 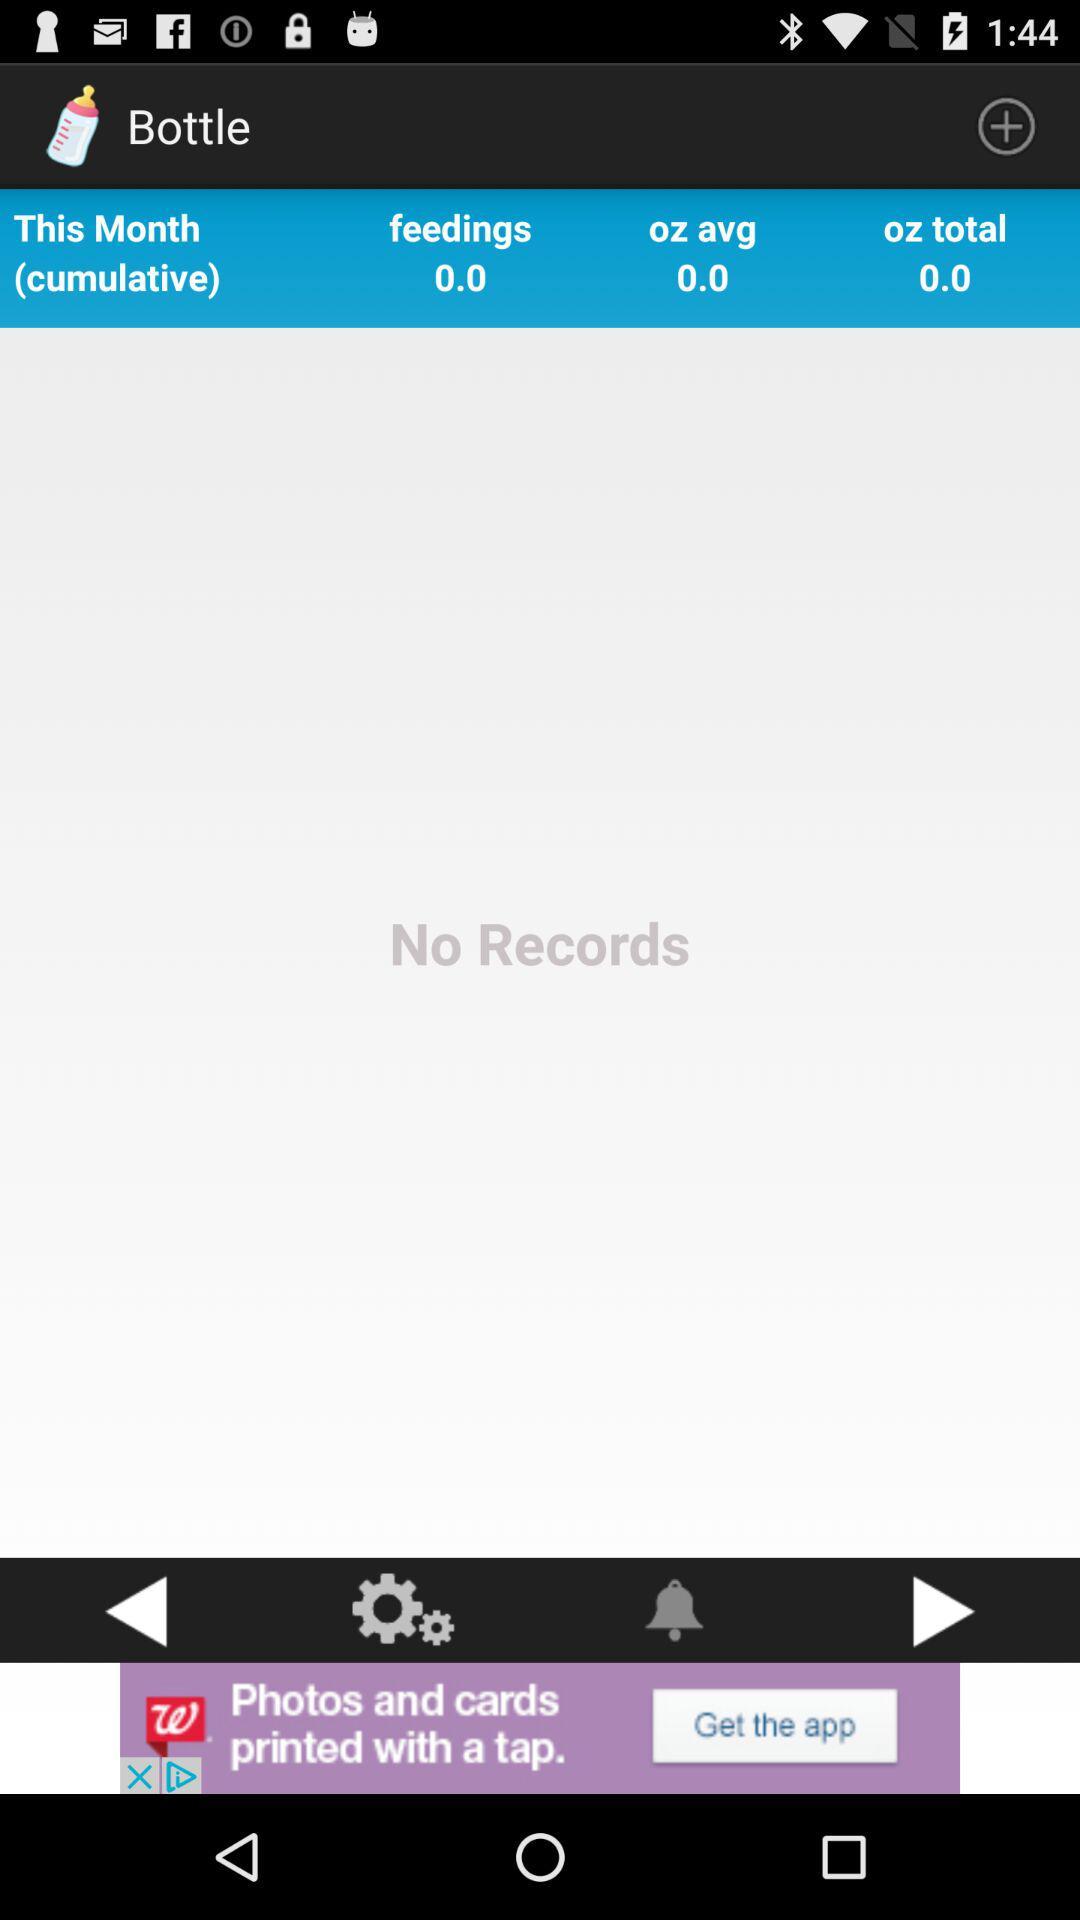 I want to click on click on add, so click(x=540, y=1727).